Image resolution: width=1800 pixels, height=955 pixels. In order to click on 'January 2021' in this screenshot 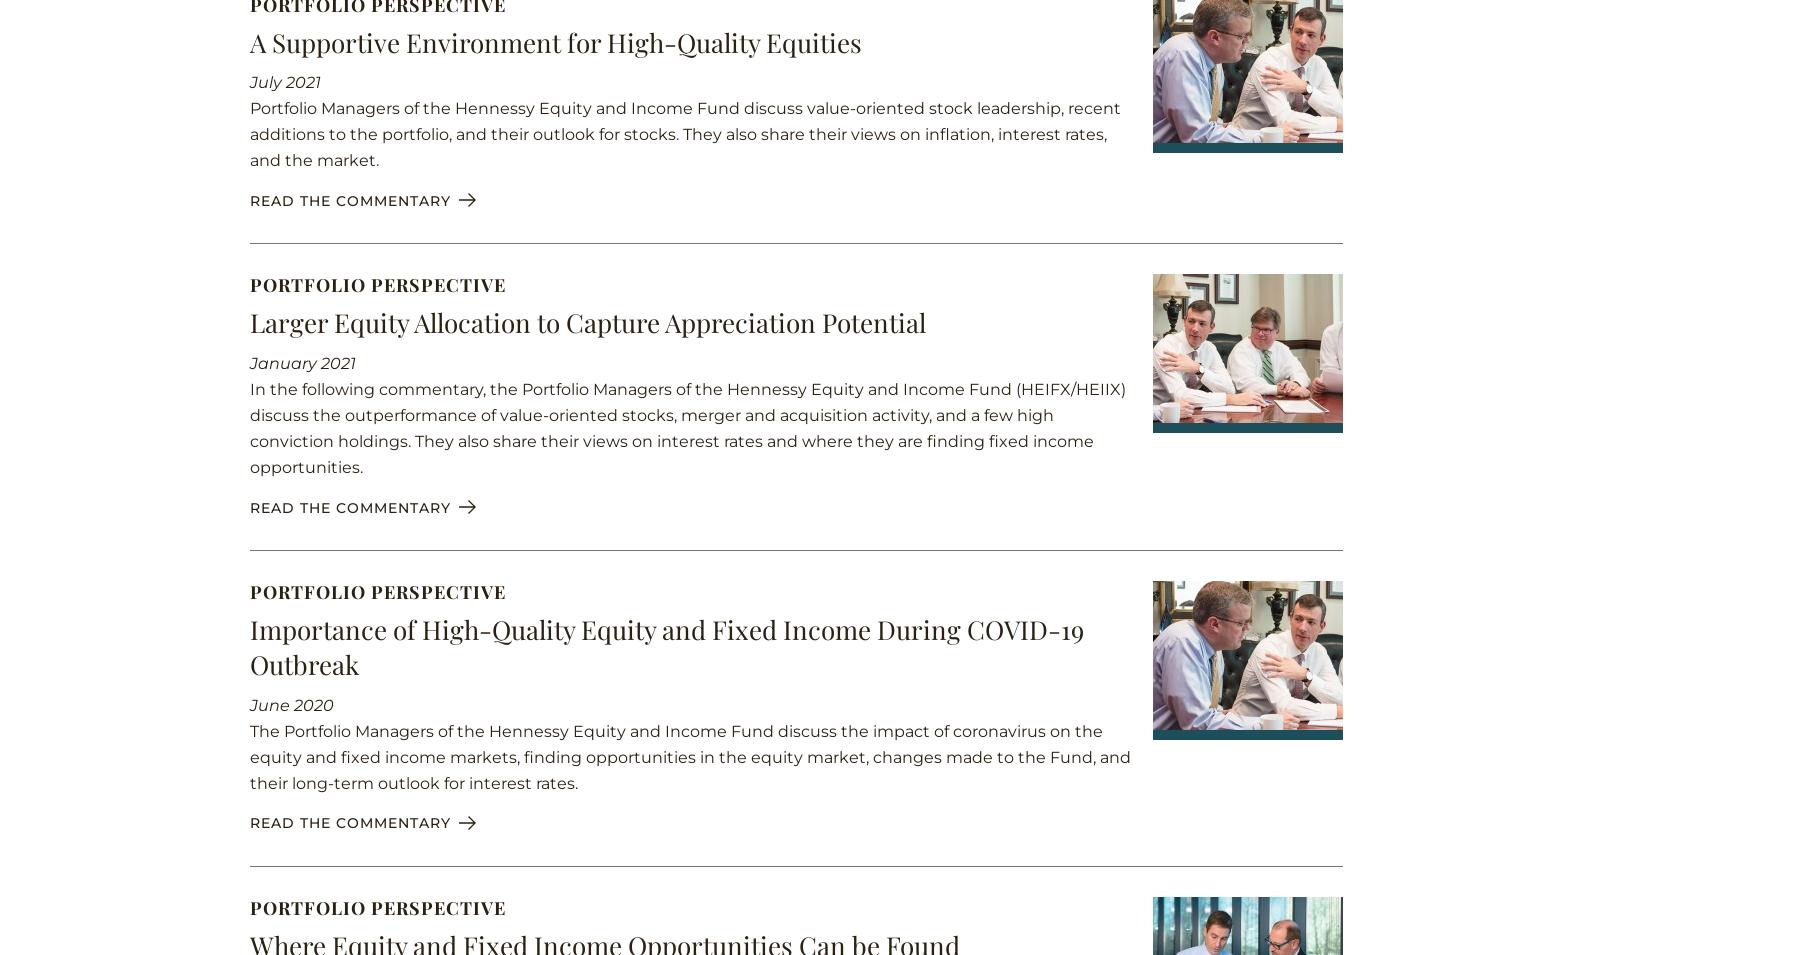, I will do `click(301, 362)`.